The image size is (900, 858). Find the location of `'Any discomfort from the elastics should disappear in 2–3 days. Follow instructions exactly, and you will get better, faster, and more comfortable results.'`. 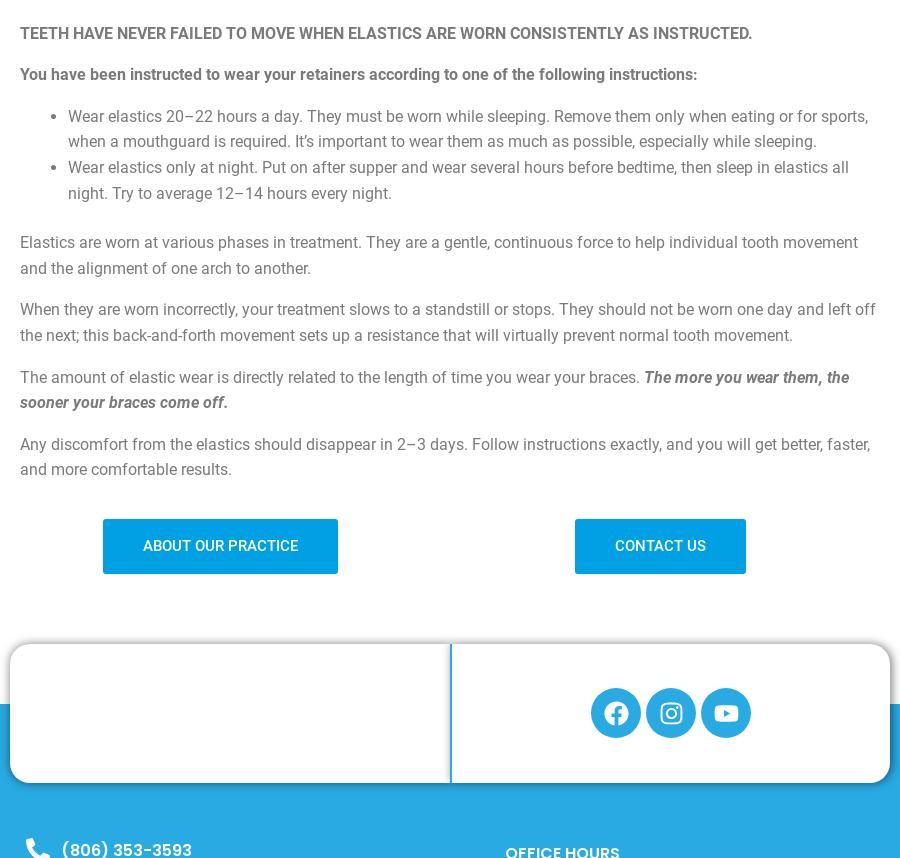

'Any discomfort from the elastics should disappear in 2–3 days. Follow instructions exactly, and you will get better, faster, and more comfortable results.' is located at coordinates (18, 456).